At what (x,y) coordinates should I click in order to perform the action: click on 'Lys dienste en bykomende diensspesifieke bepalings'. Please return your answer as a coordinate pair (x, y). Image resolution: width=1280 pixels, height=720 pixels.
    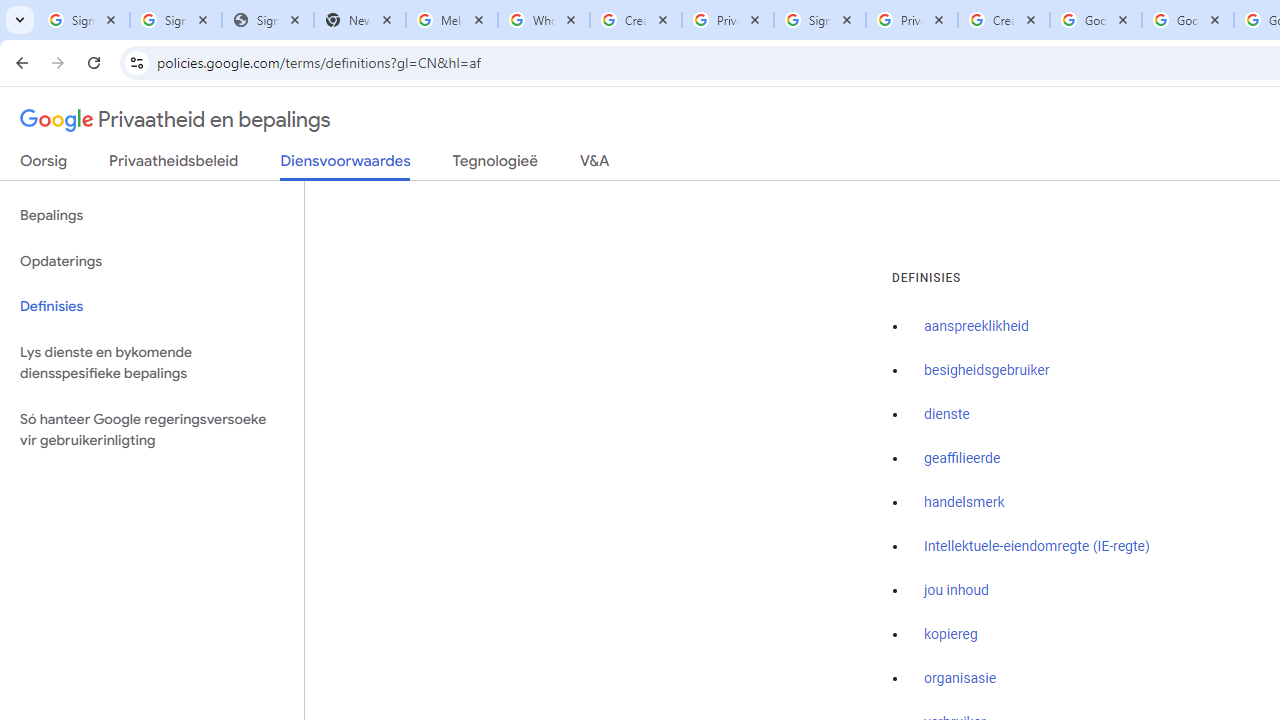
    Looking at the image, I should click on (151, 362).